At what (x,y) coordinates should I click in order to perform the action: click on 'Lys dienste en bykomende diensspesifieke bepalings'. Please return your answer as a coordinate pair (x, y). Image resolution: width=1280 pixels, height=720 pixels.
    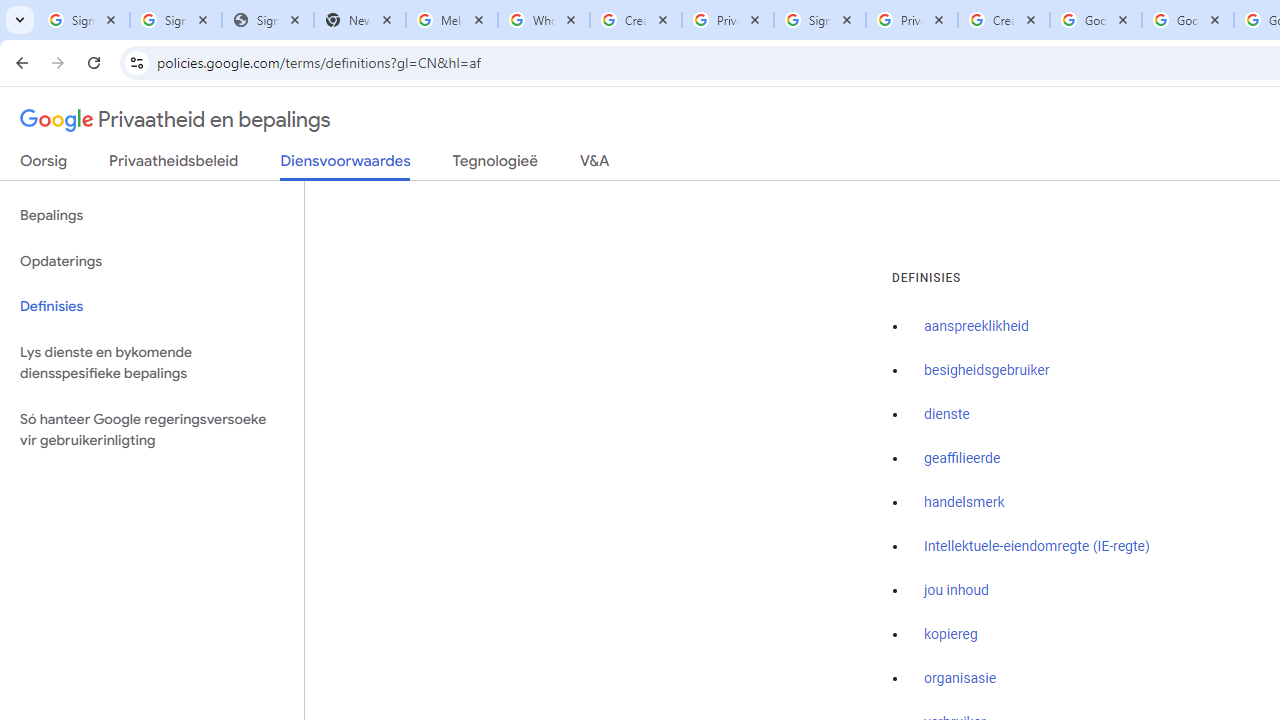
    Looking at the image, I should click on (151, 362).